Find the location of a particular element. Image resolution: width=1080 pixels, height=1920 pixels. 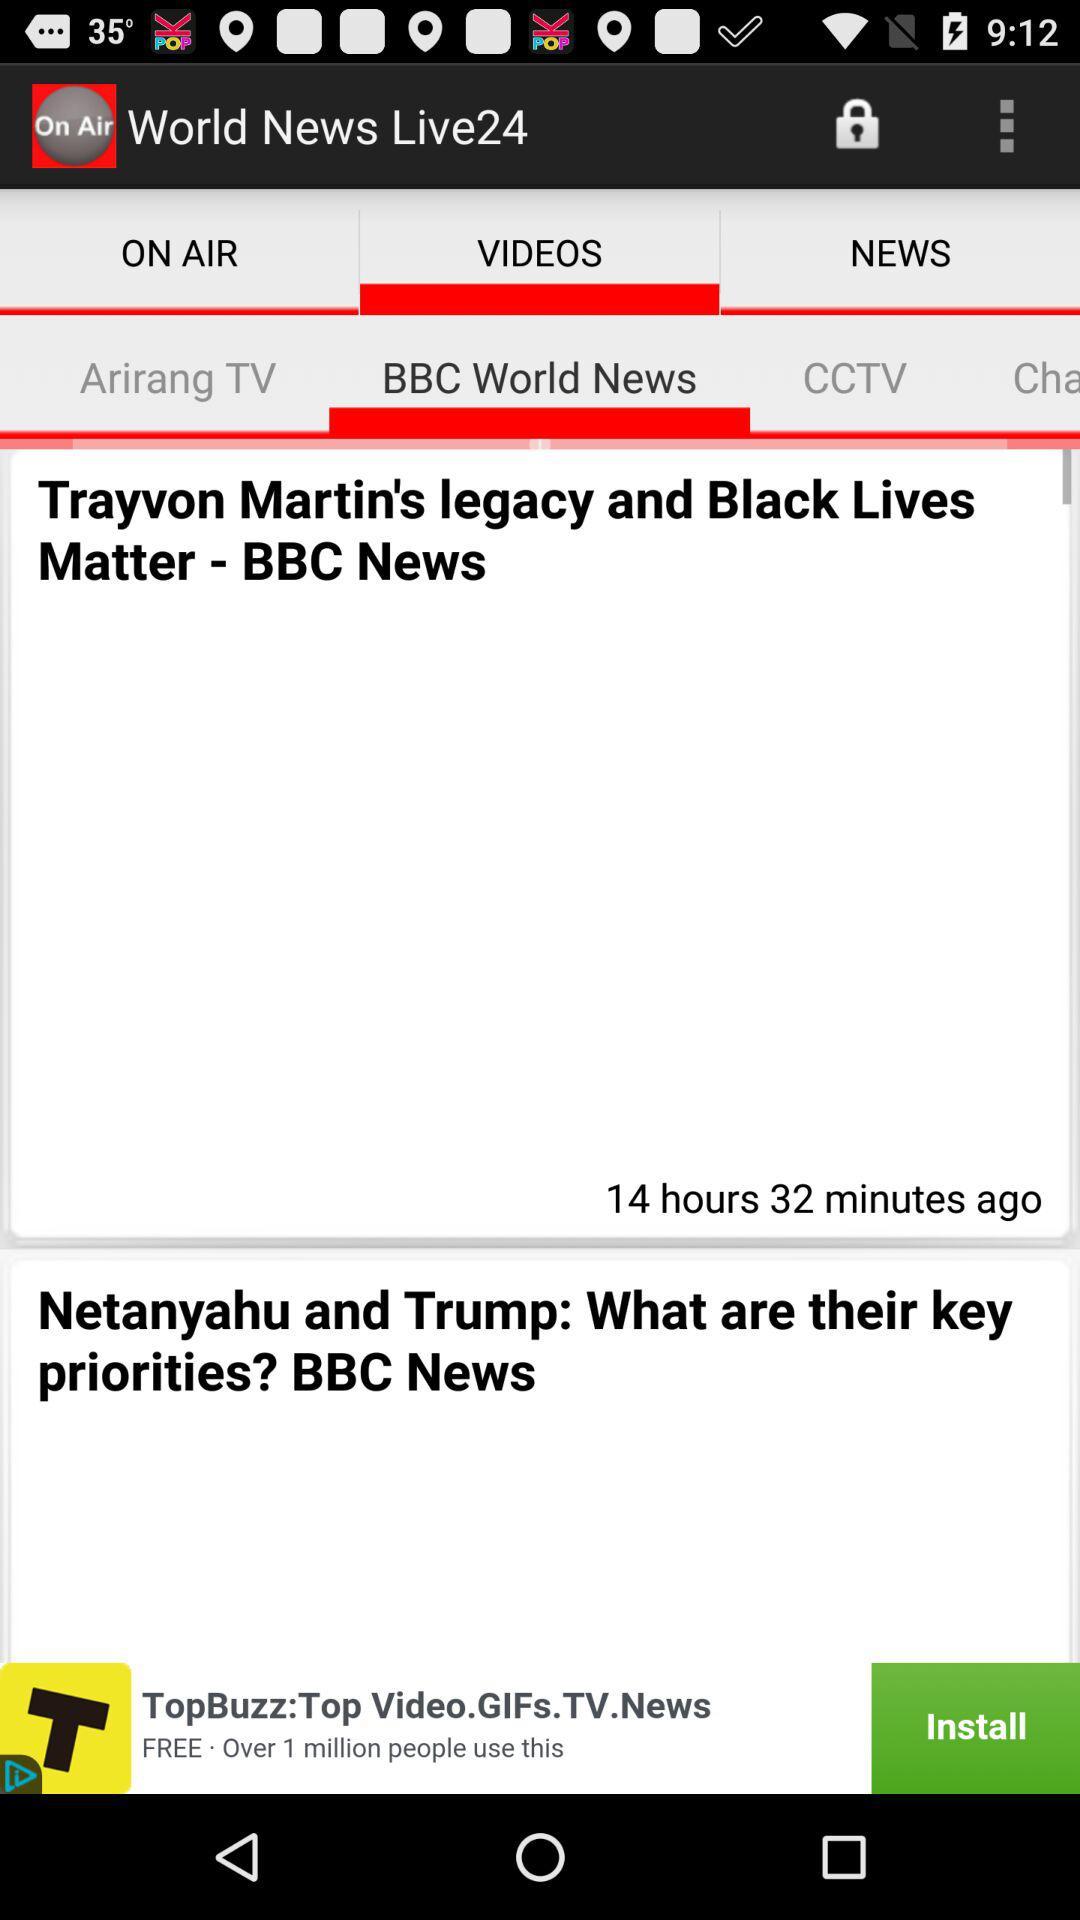

the icon next to the world news live24 item is located at coordinates (858, 124).